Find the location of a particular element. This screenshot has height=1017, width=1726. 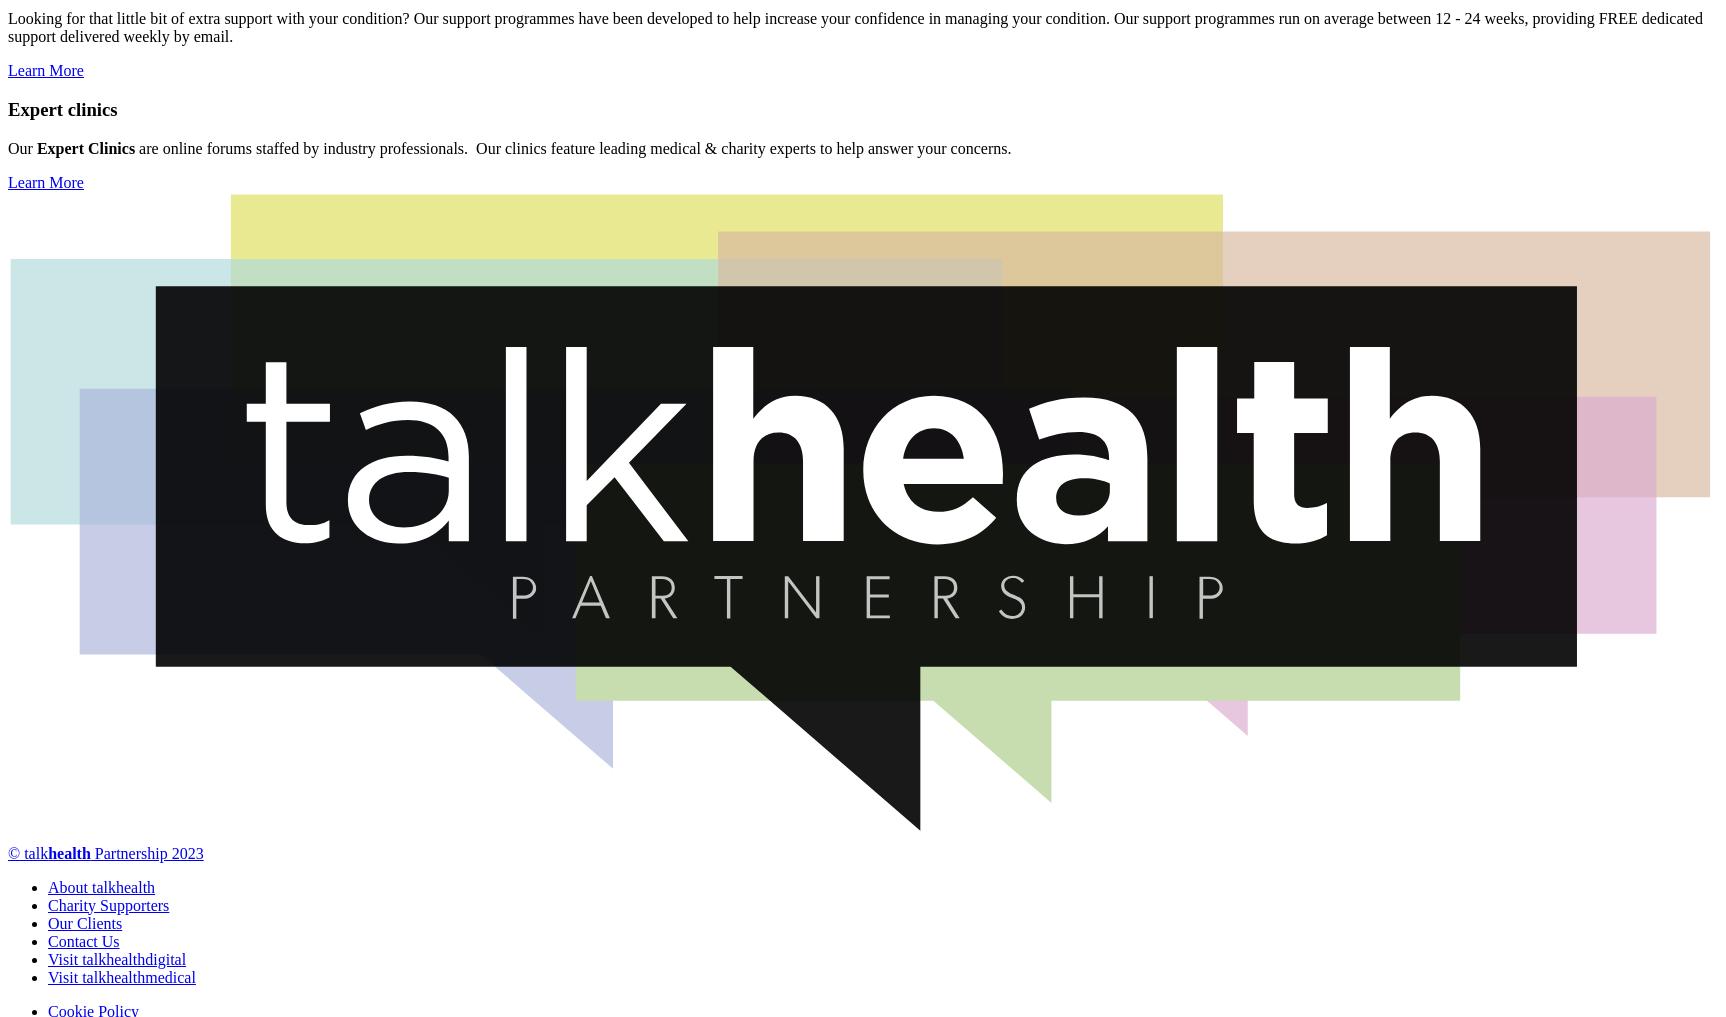

'Expert Clinics' is located at coordinates (85, 146).